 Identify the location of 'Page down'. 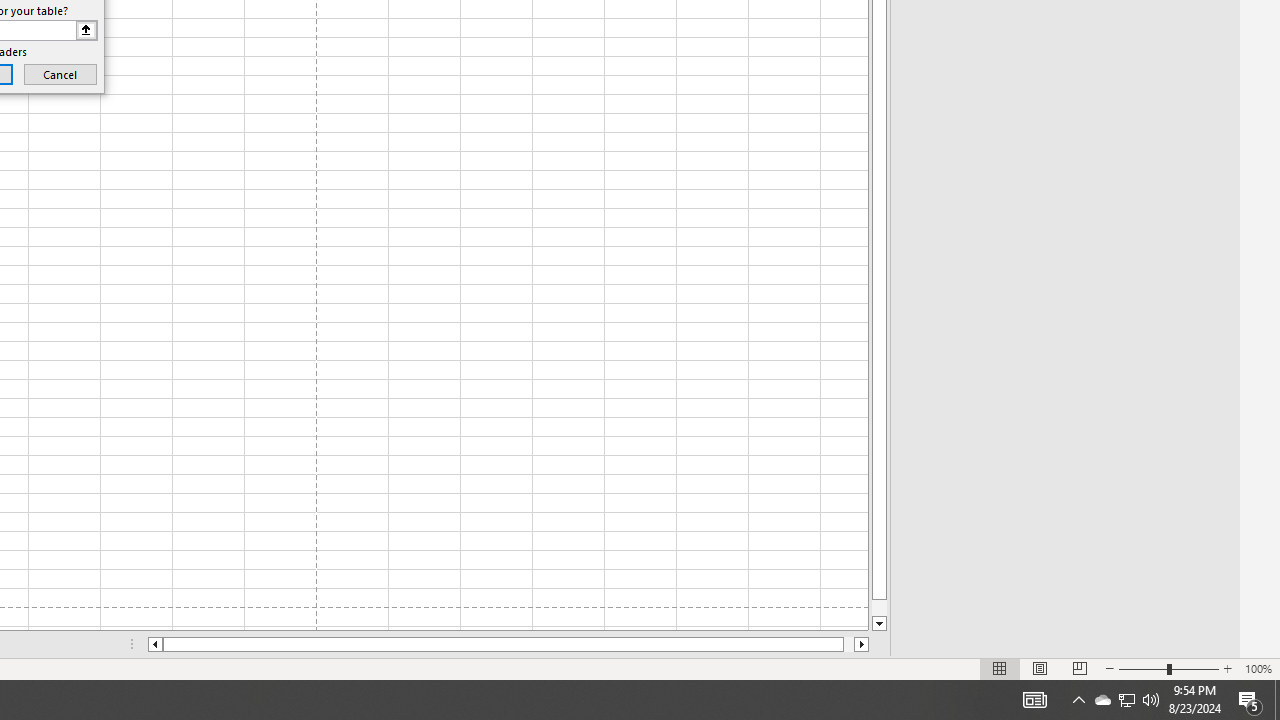
(879, 607).